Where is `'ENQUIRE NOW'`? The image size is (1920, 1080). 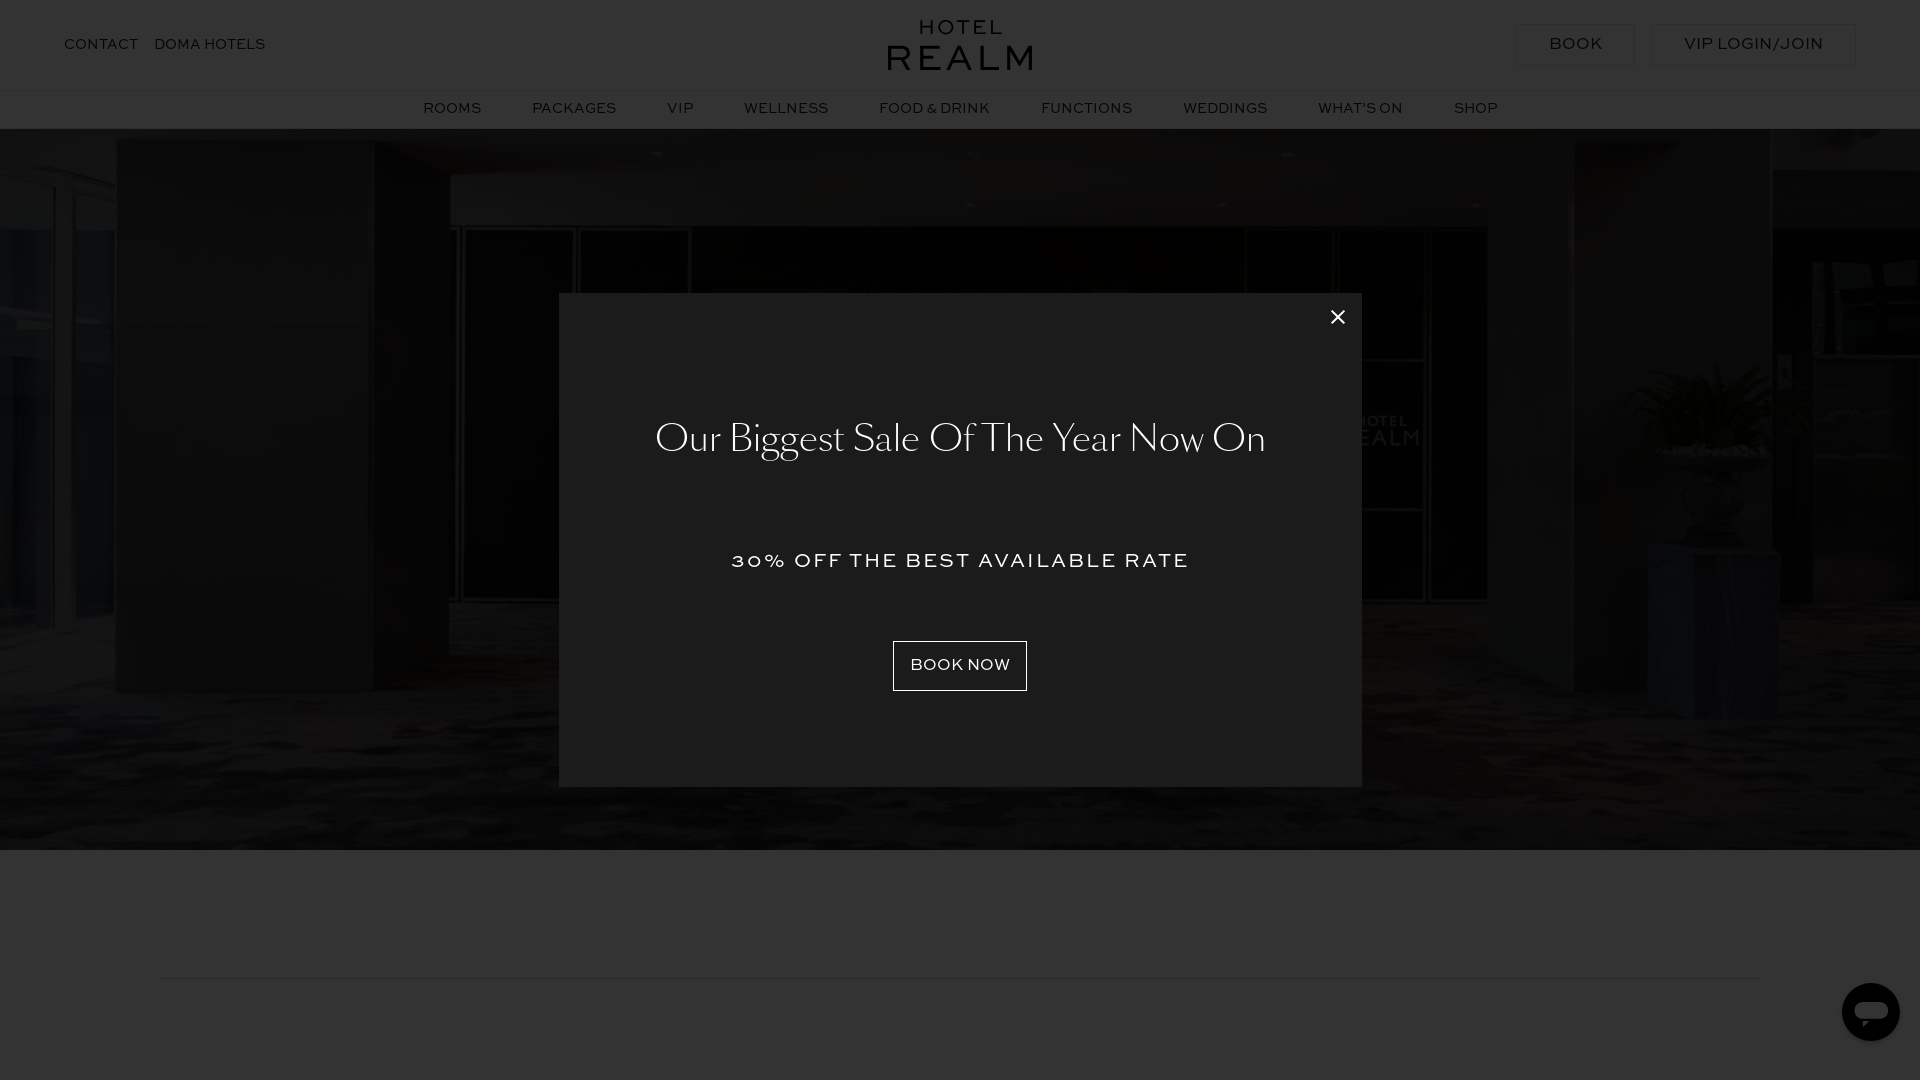
'ENQUIRE NOW' is located at coordinates (960, 604).